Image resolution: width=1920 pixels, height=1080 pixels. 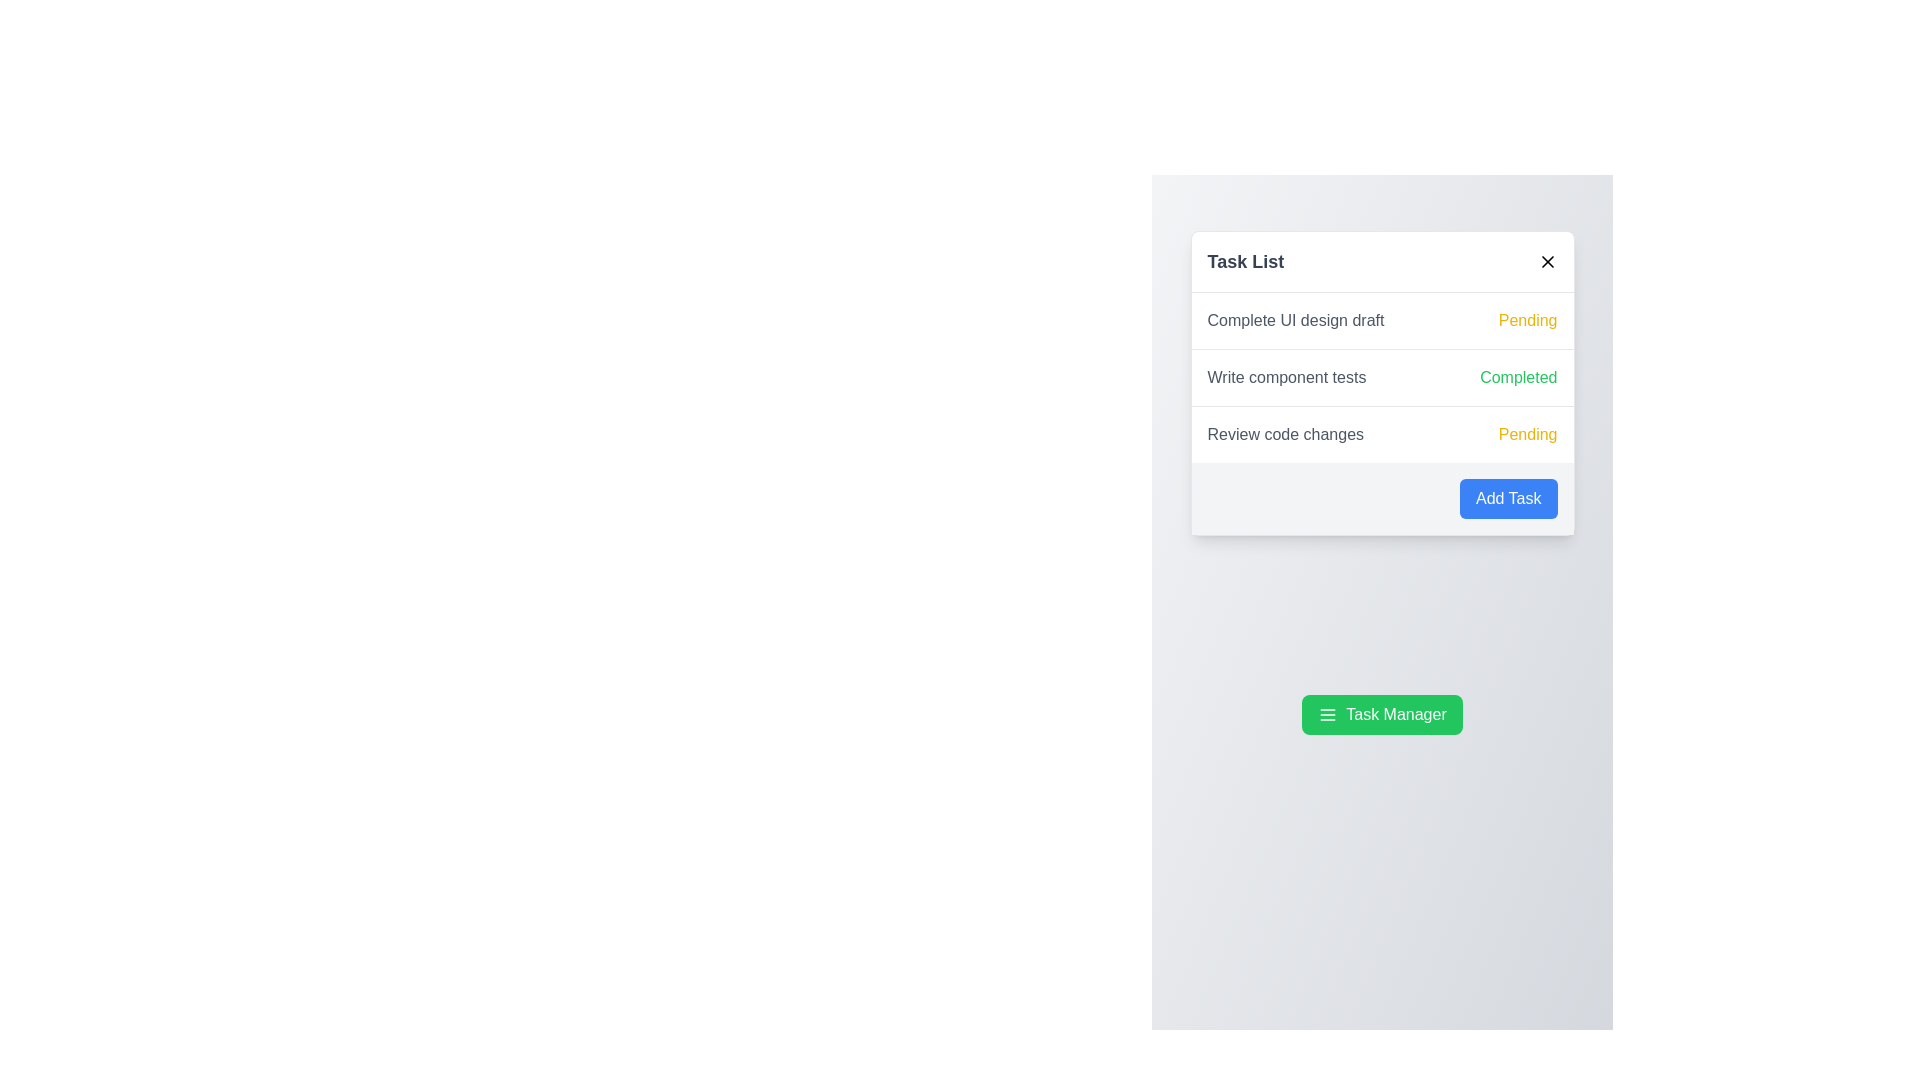 What do you see at coordinates (1286, 378) in the screenshot?
I see `text label that describes the task 'Write component tests', located in the 'Task List' box, specifically in the second row of tasks` at bounding box center [1286, 378].